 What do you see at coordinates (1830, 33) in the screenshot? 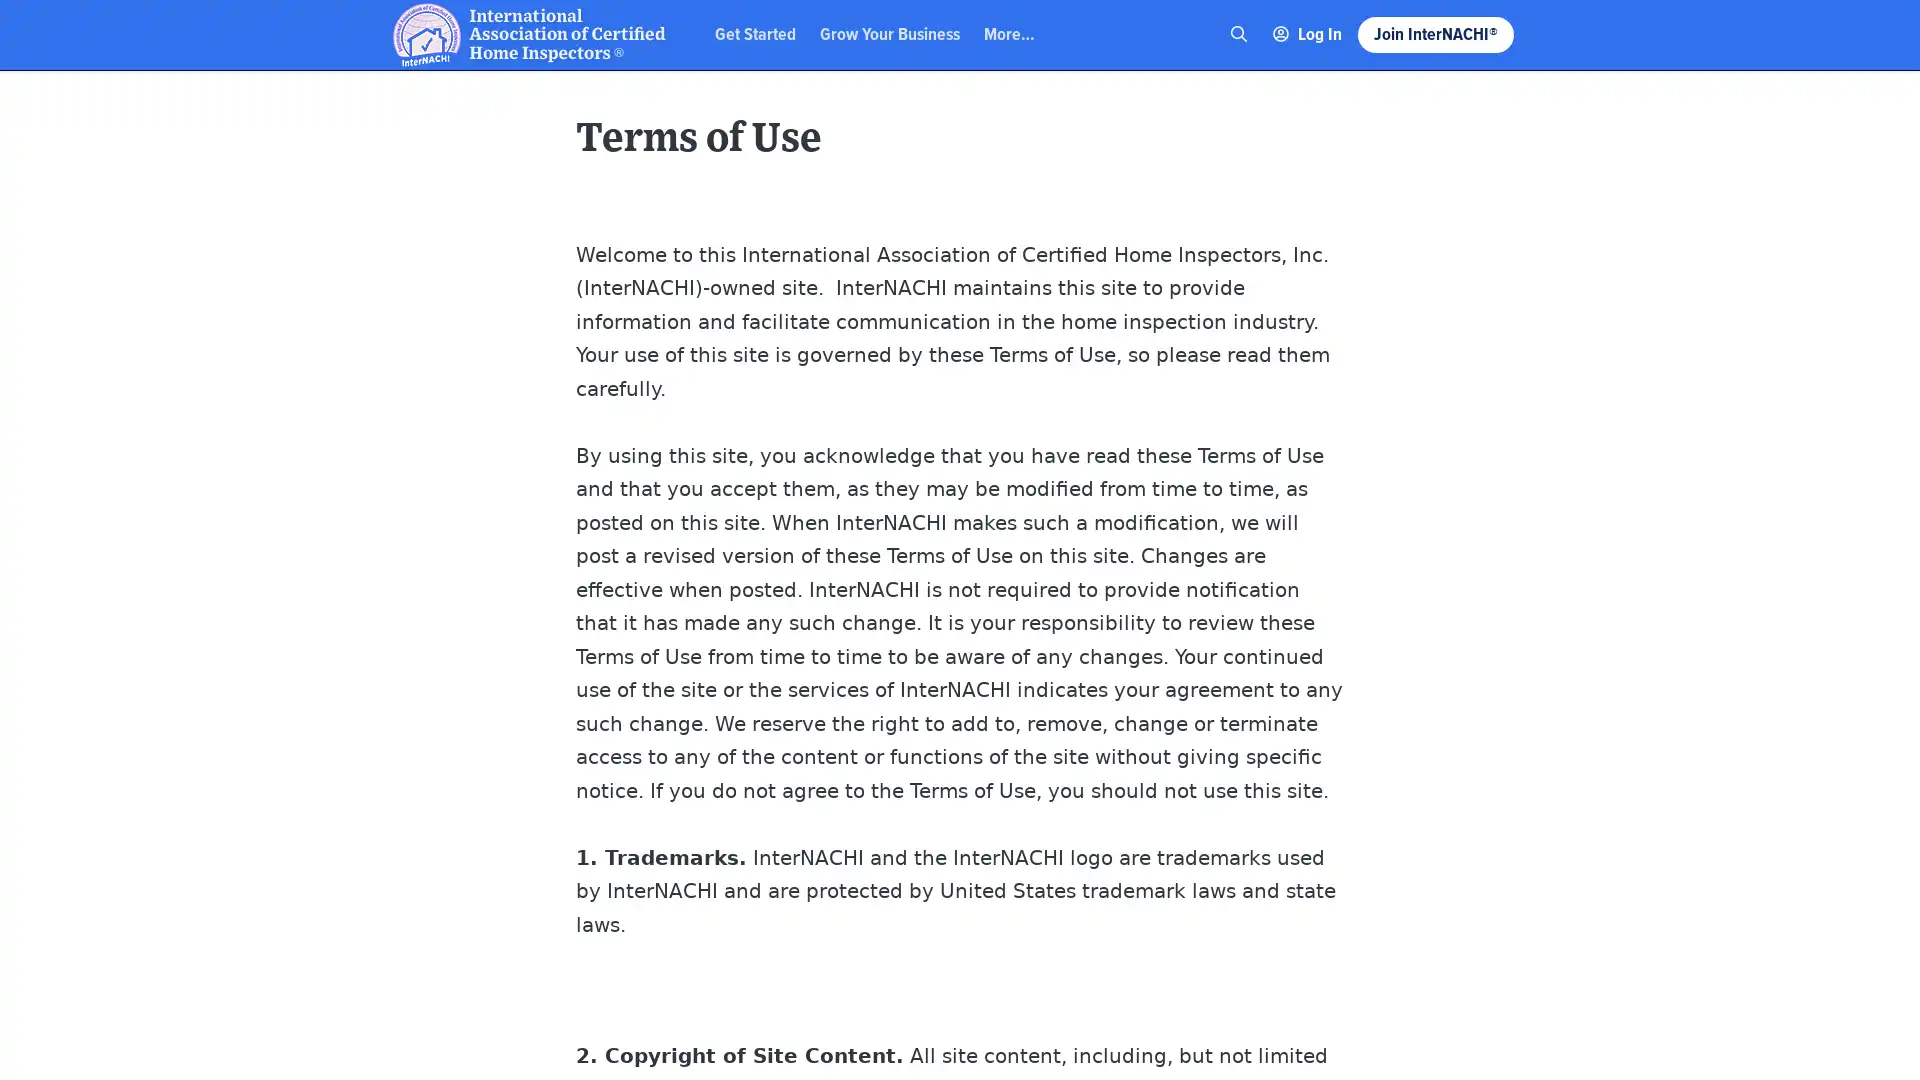
I see `Back to Top` at bounding box center [1830, 33].